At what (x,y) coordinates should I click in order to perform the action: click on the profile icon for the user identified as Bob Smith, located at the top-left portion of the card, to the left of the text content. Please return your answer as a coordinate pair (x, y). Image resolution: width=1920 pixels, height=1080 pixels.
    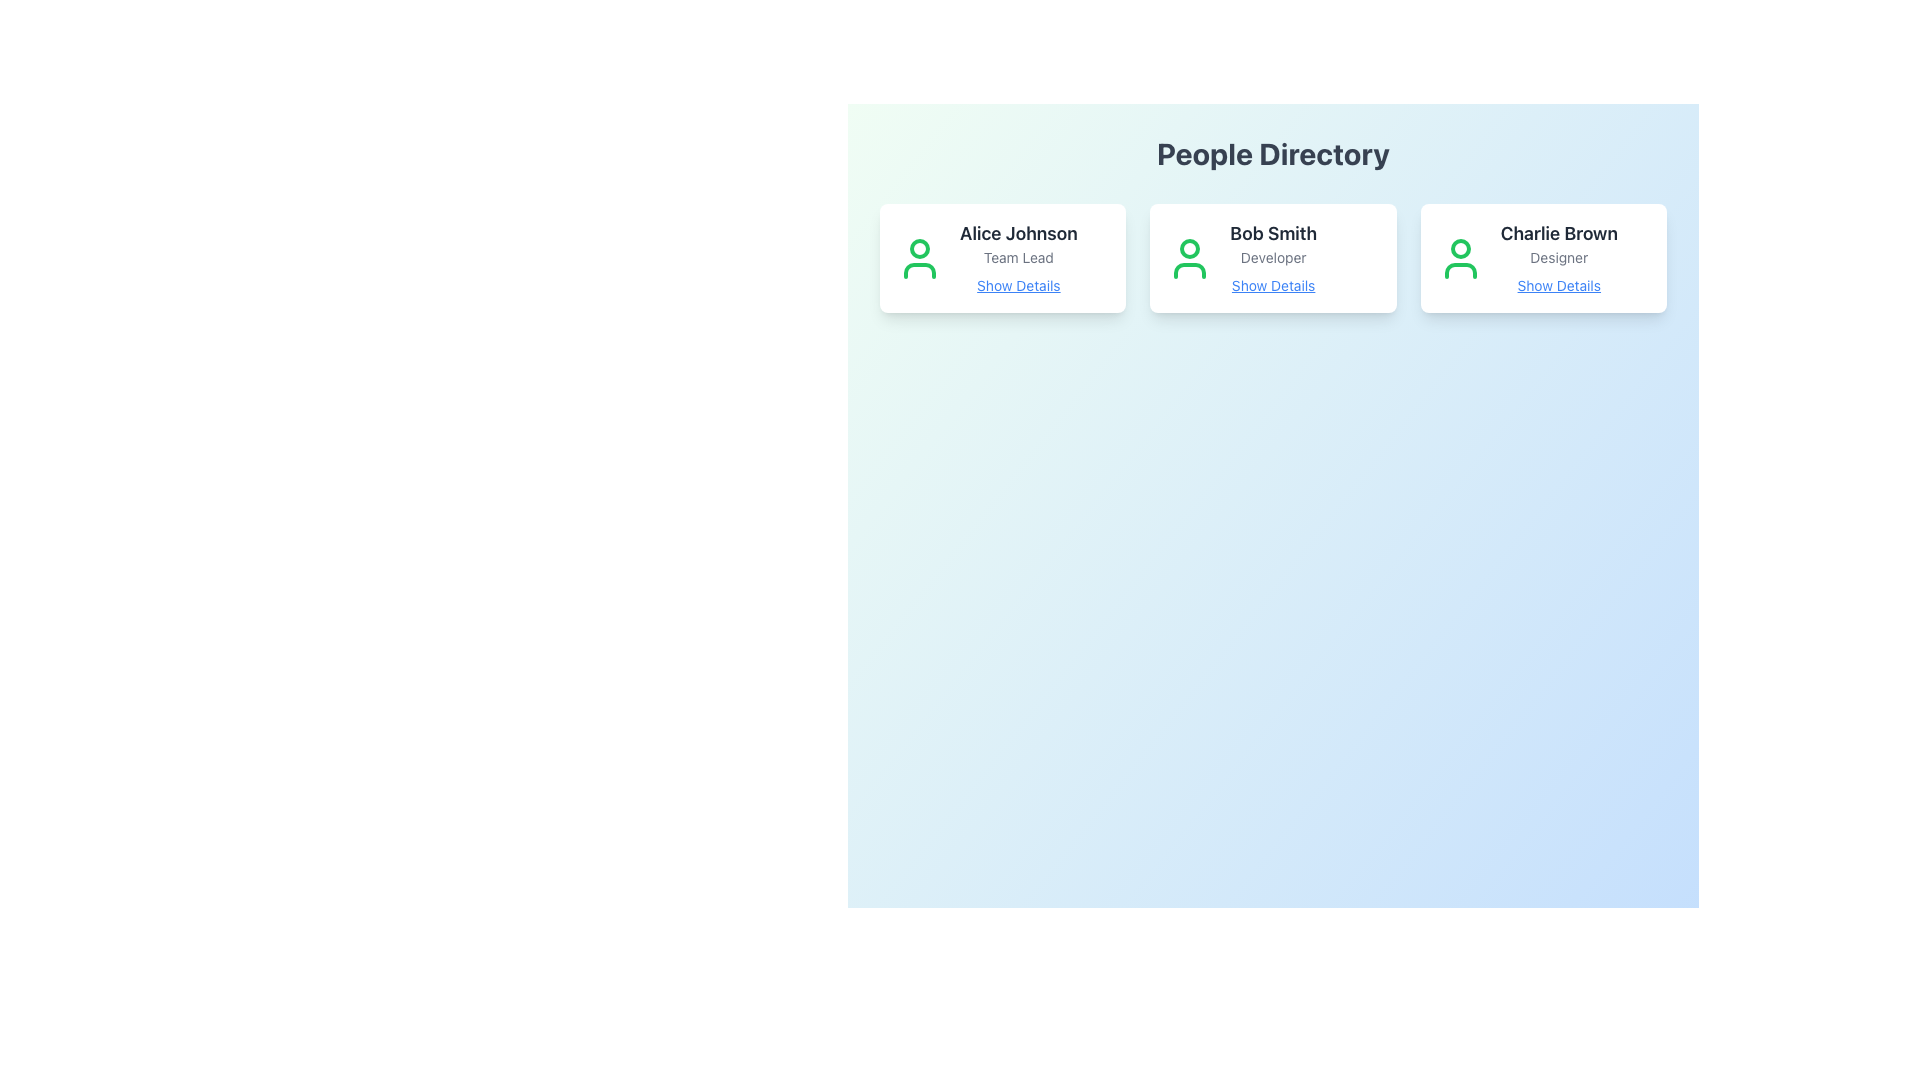
    Looking at the image, I should click on (1190, 257).